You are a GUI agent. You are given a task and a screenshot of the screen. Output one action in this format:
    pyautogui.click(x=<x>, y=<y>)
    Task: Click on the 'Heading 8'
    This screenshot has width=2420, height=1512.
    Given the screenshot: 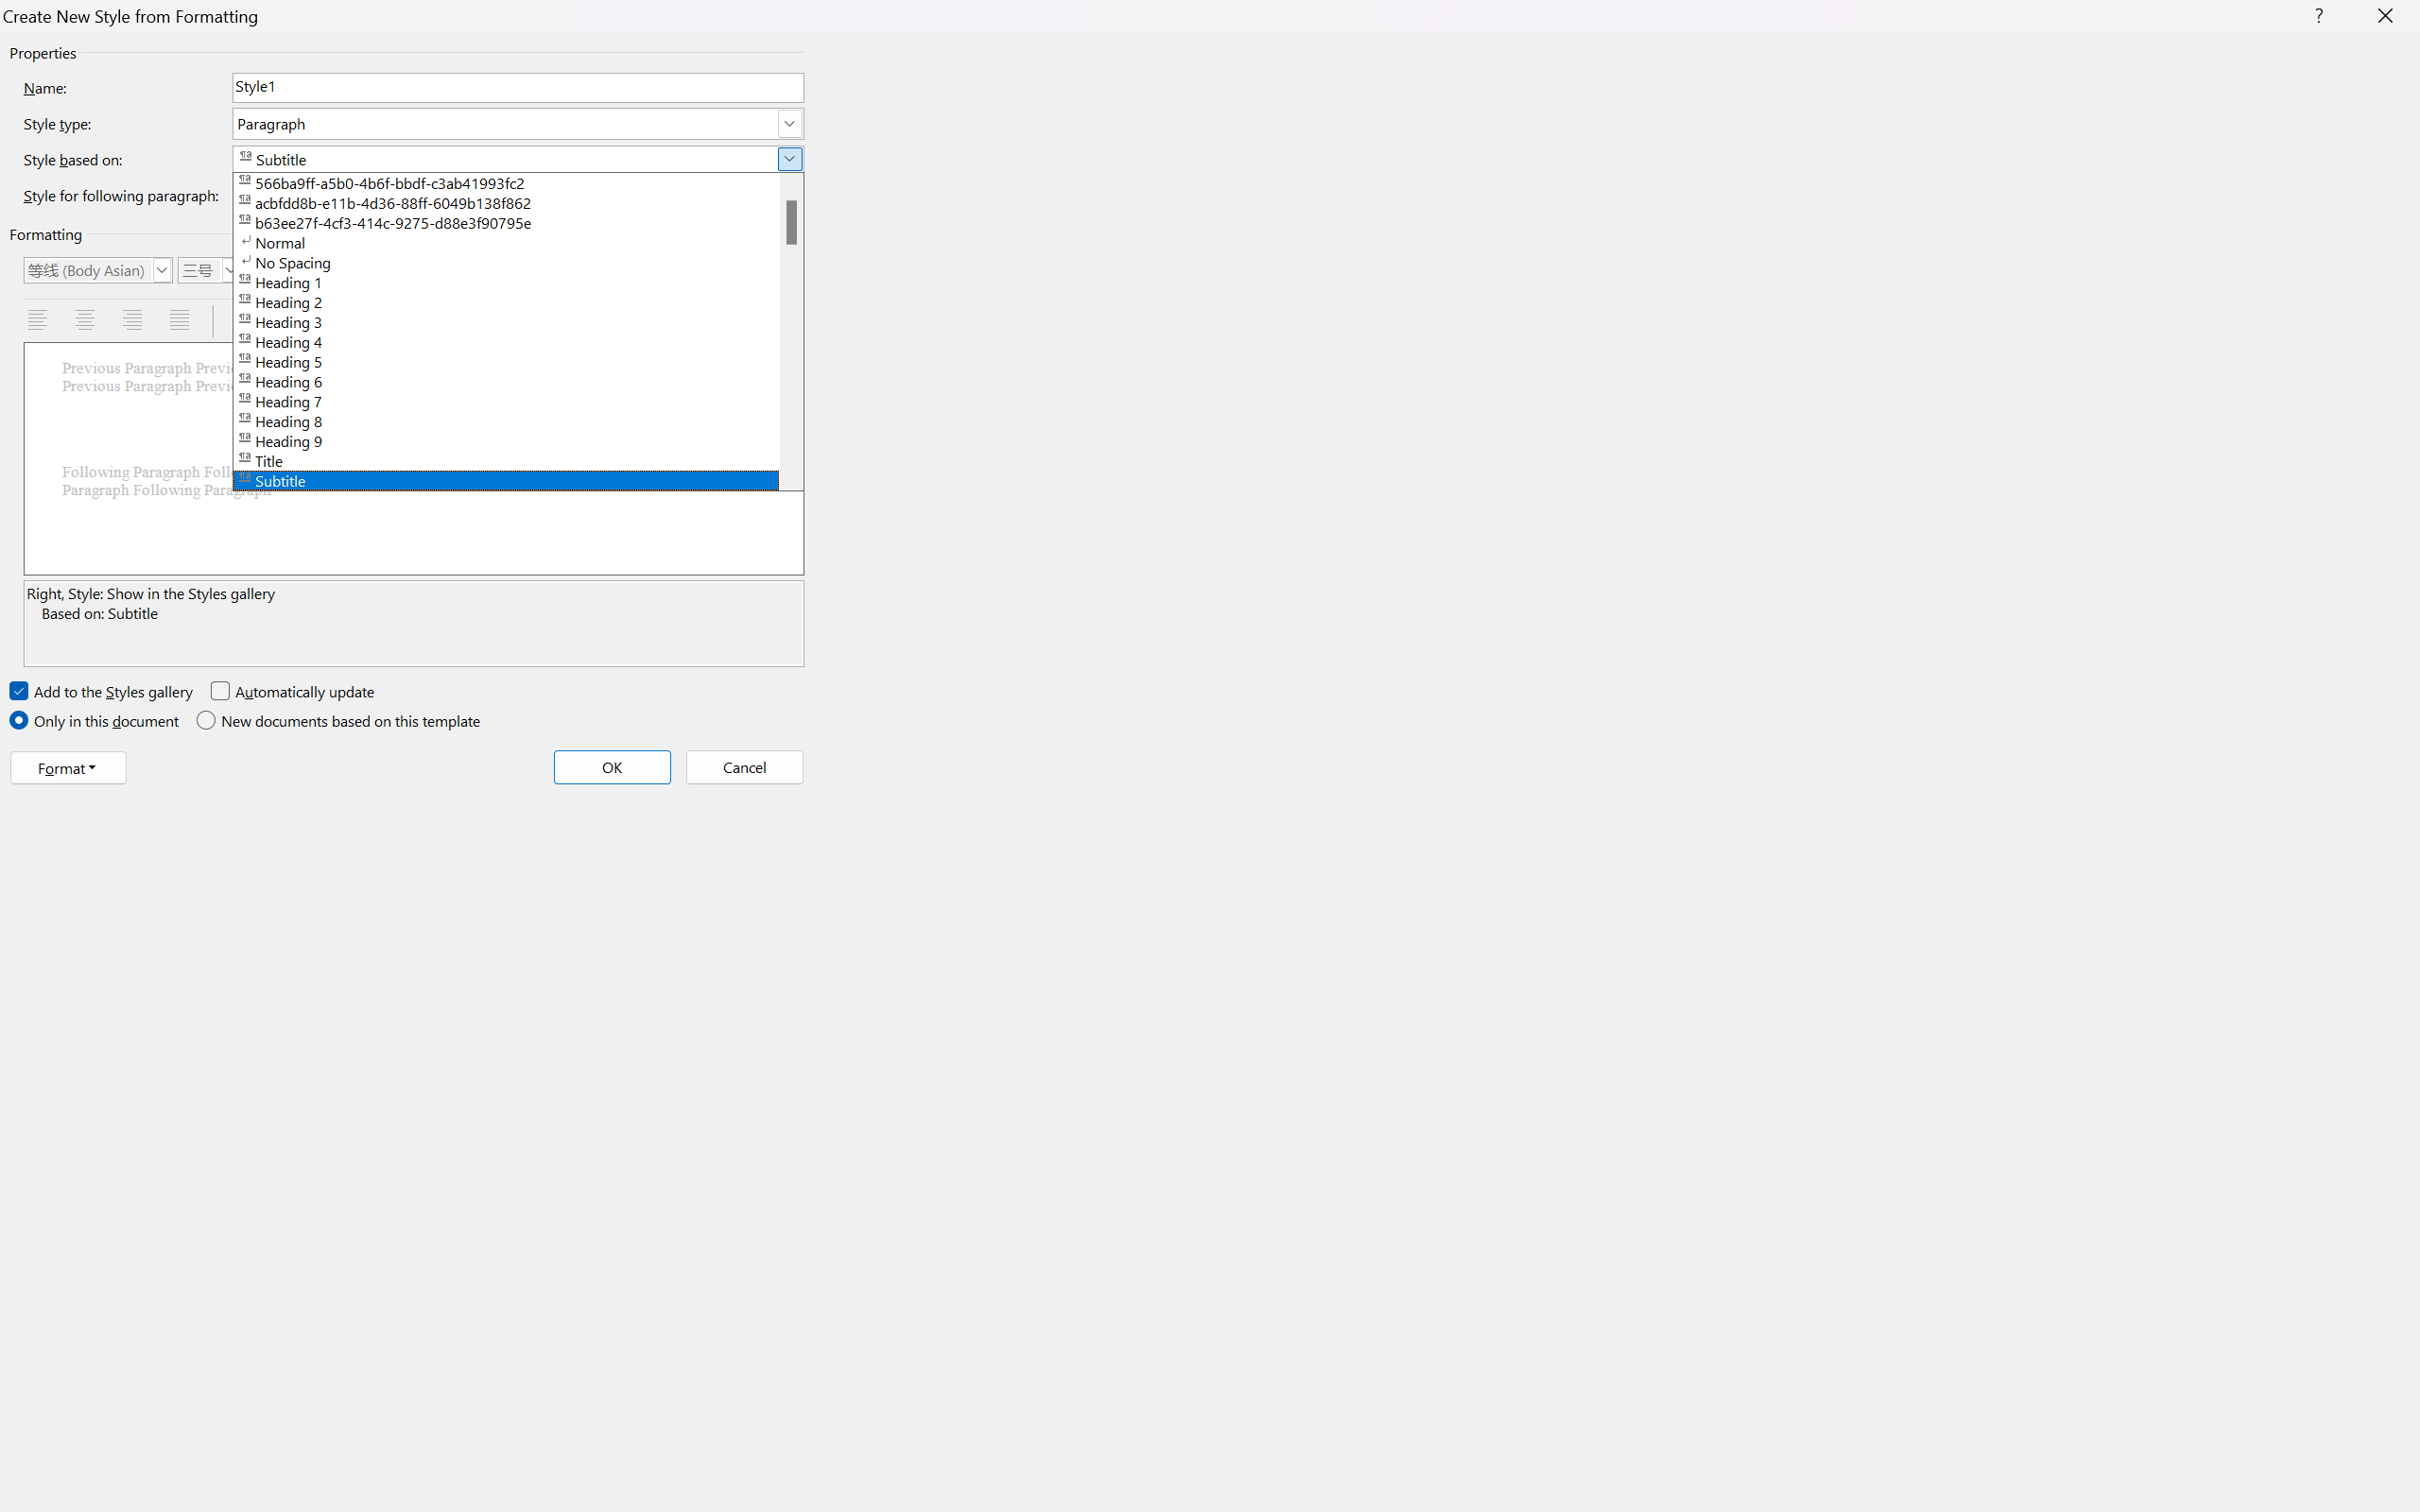 What is the action you would take?
    pyautogui.click(x=516, y=419)
    